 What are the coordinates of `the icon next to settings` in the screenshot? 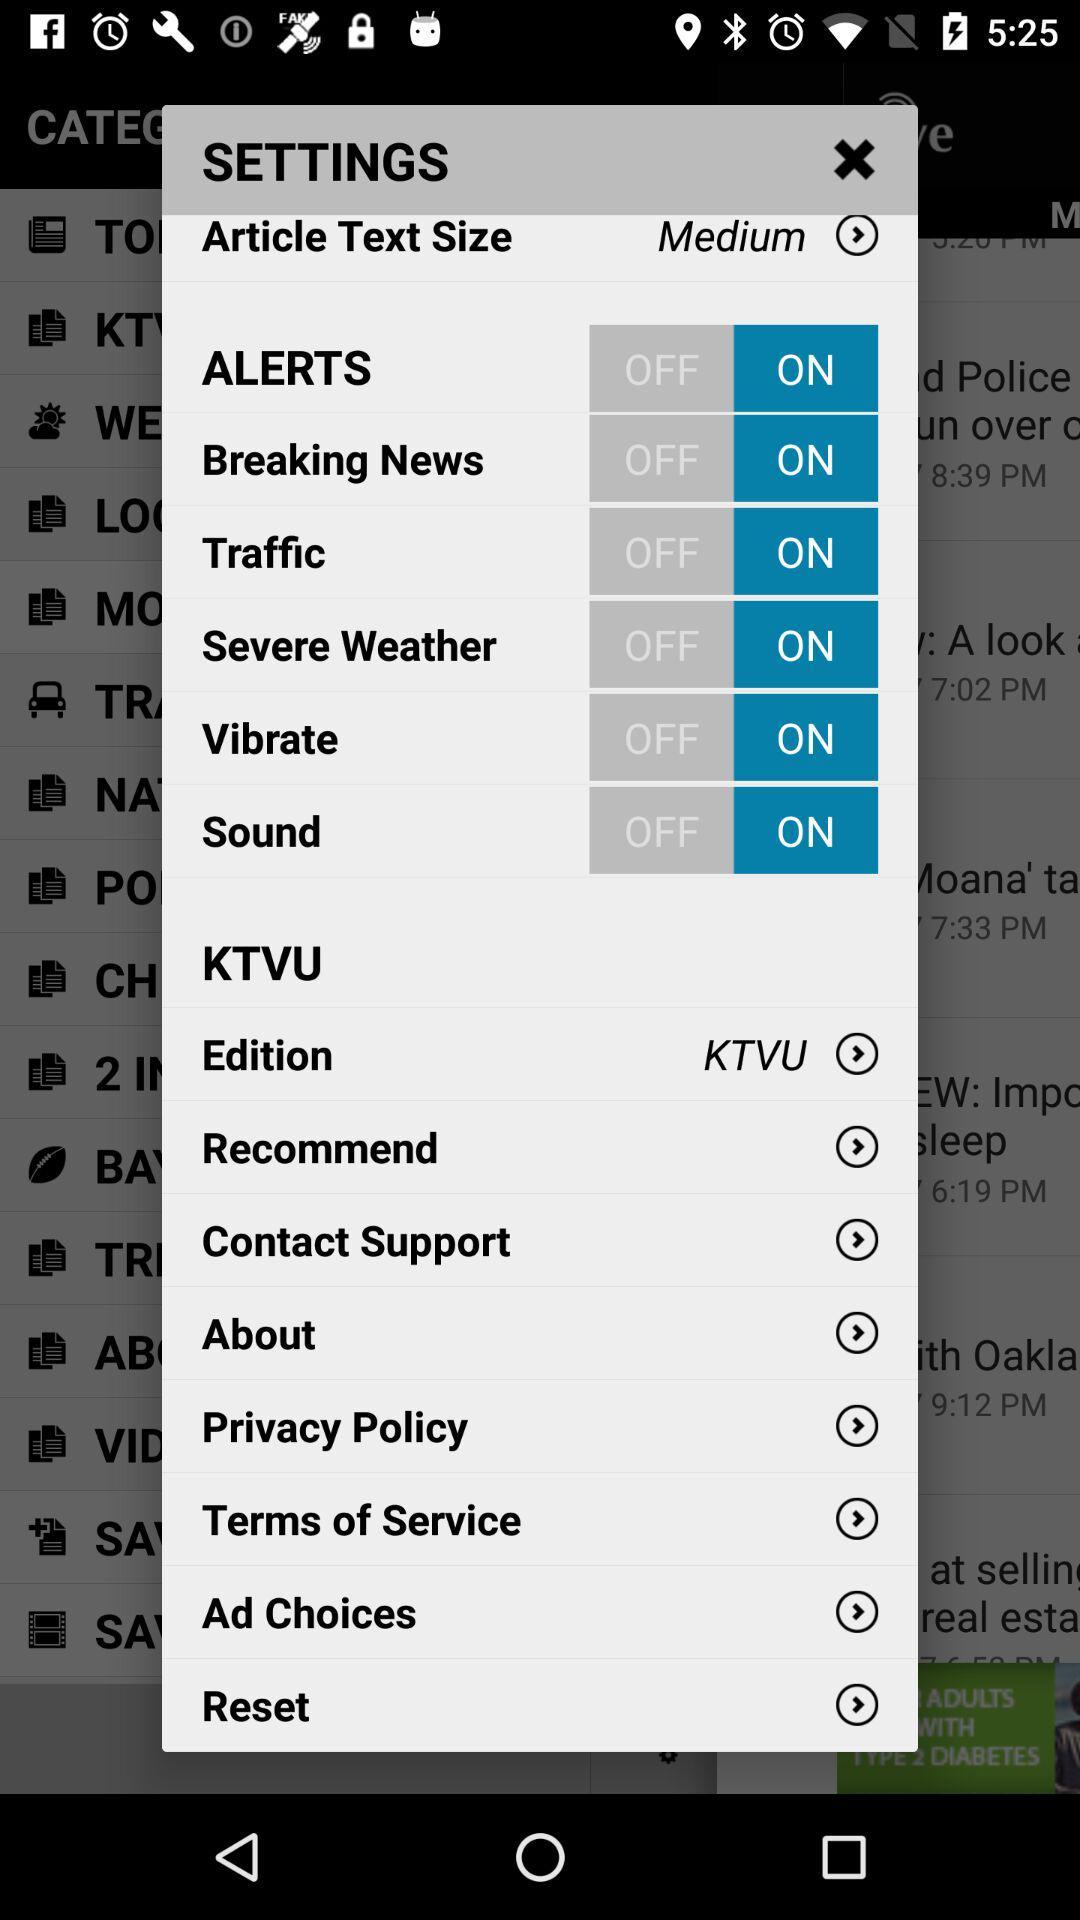 It's located at (855, 160).